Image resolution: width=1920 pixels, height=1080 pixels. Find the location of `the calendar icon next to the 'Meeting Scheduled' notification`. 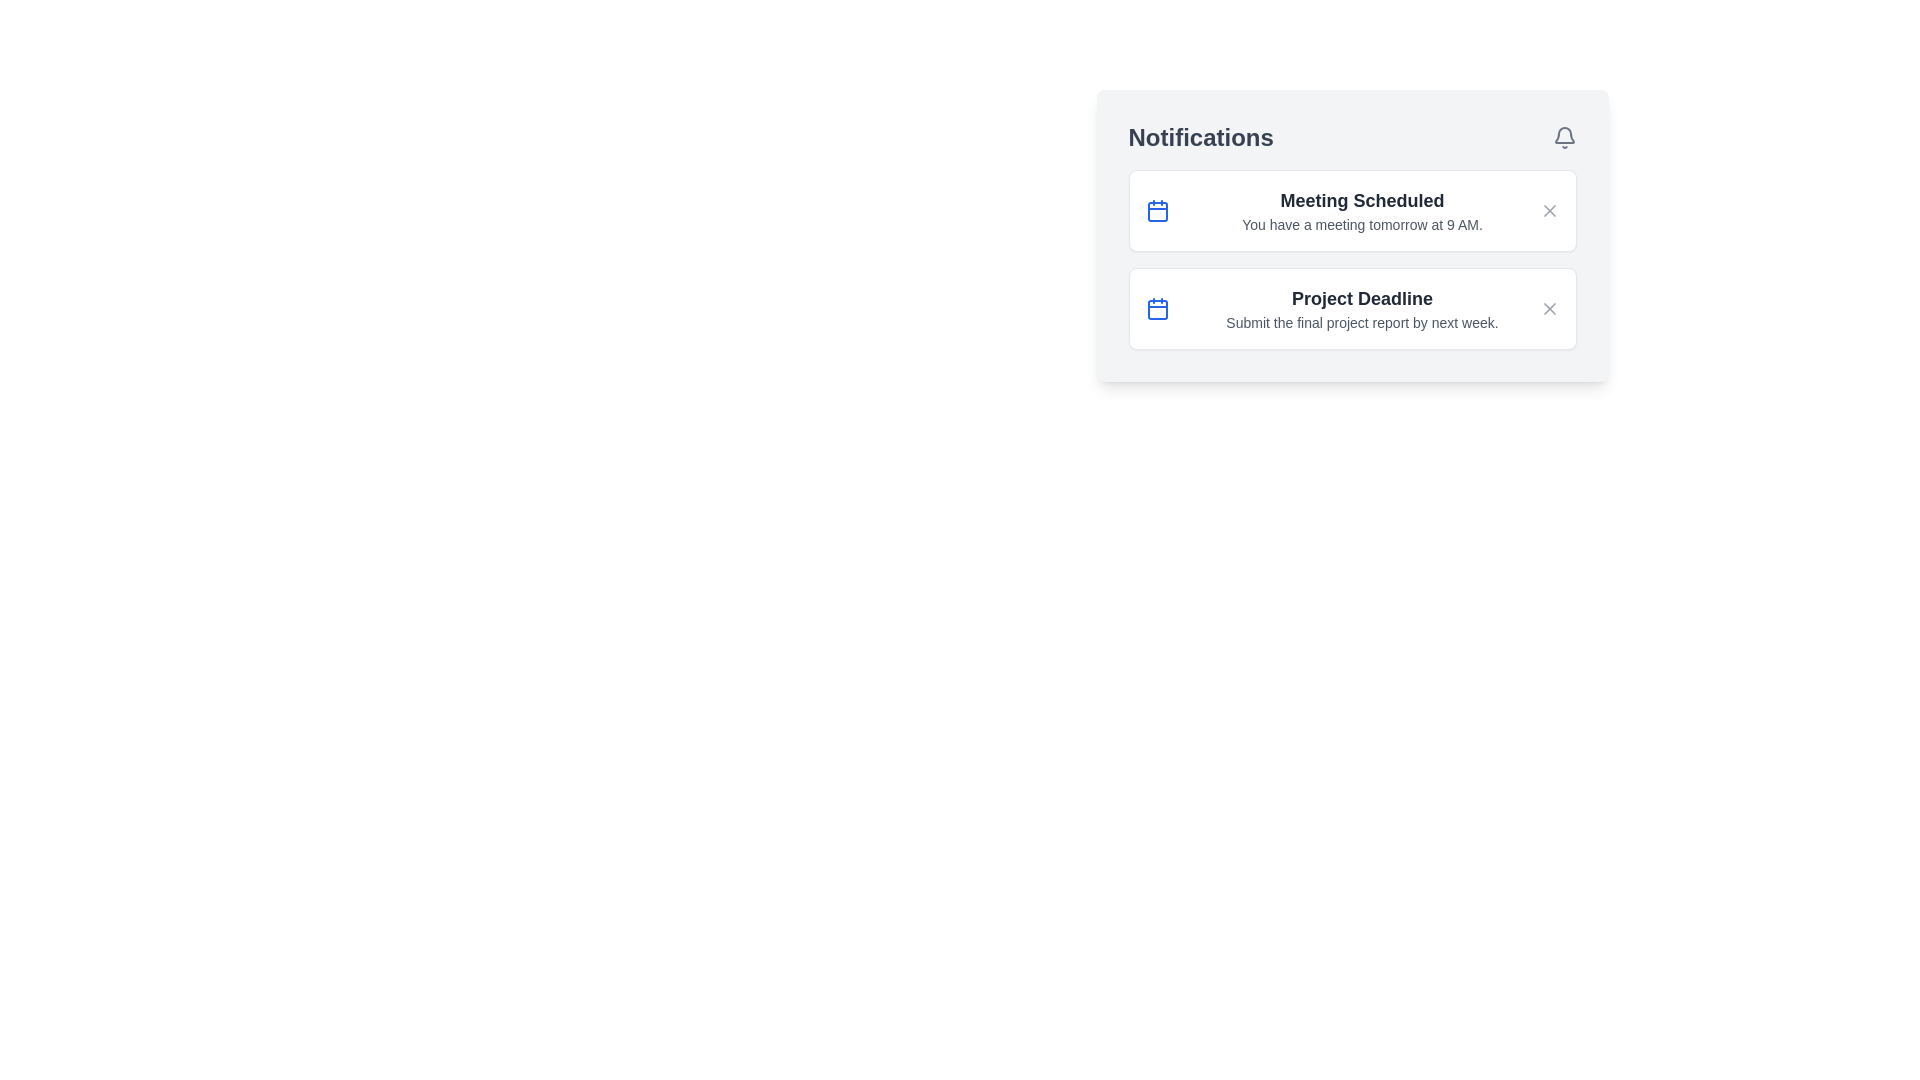

the calendar icon next to the 'Meeting Scheduled' notification is located at coordinates (1157, 211).